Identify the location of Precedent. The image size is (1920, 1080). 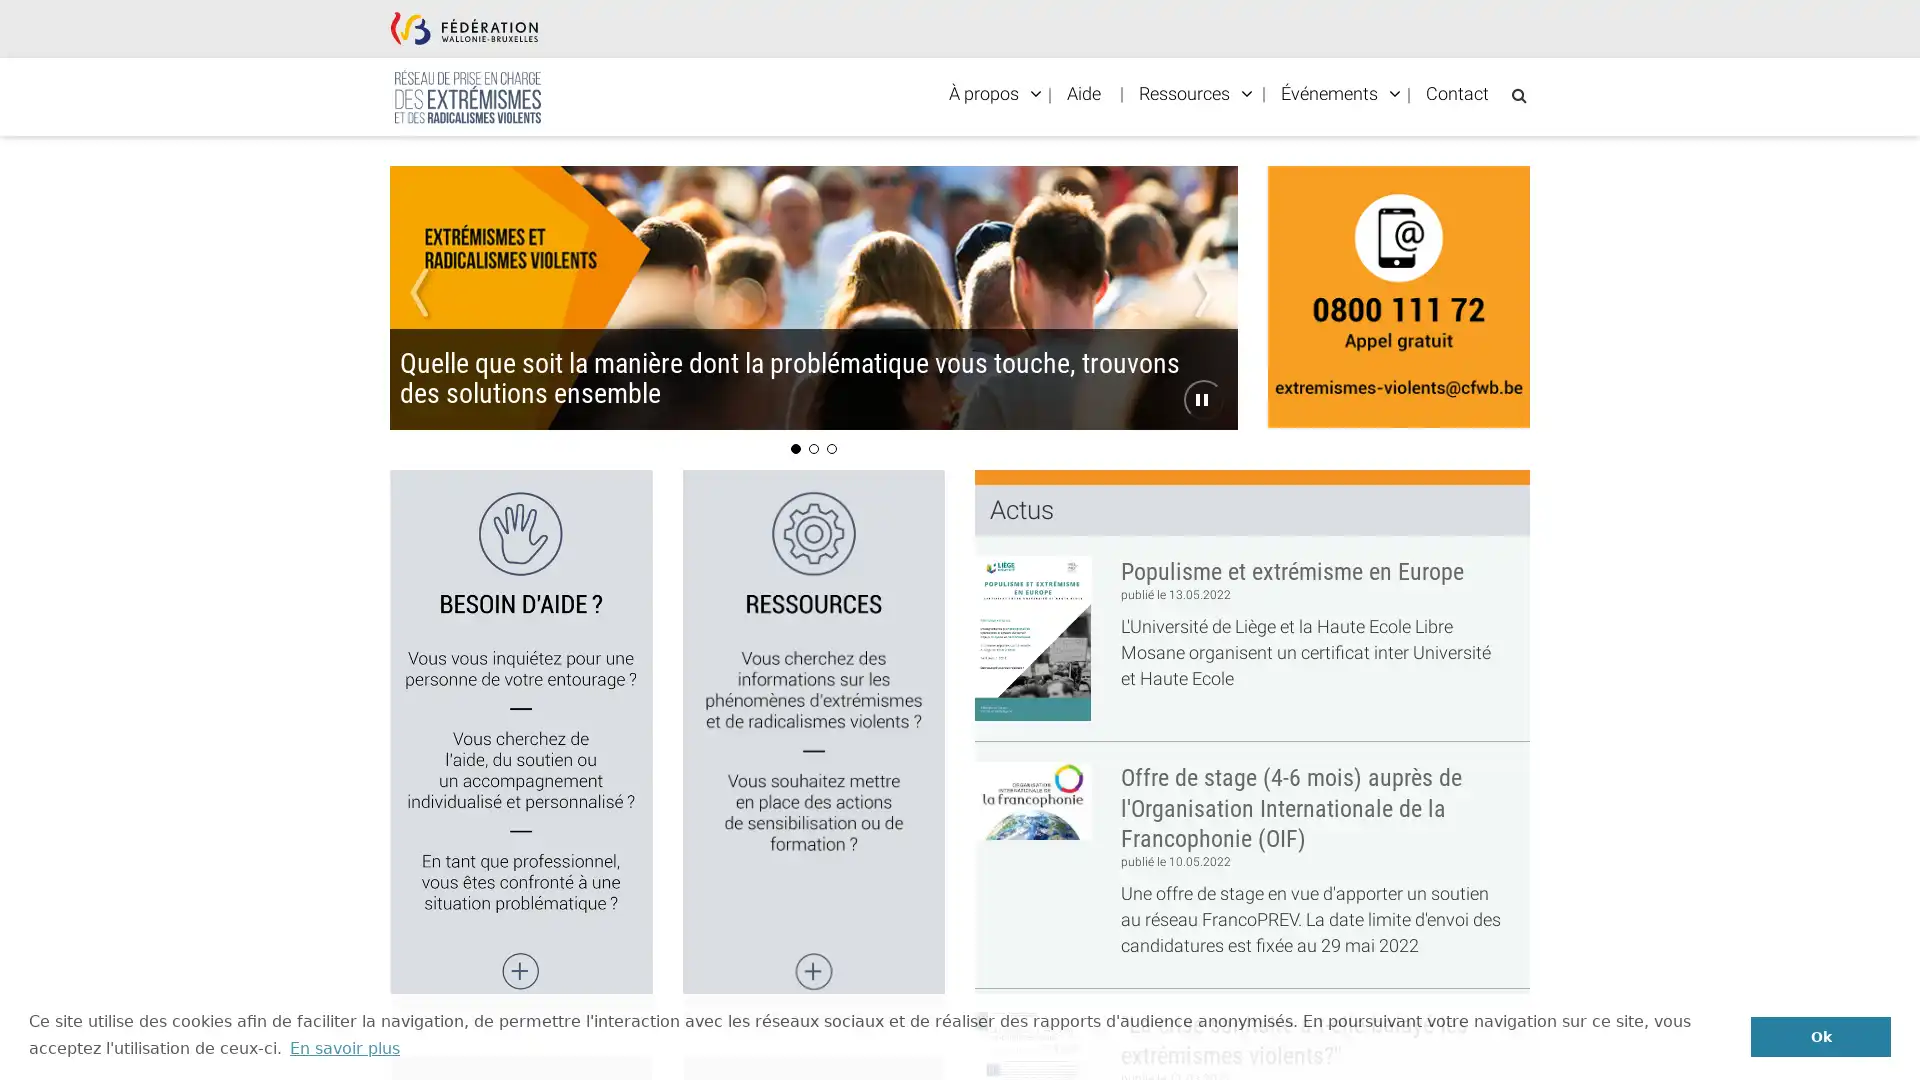
(452, 280).